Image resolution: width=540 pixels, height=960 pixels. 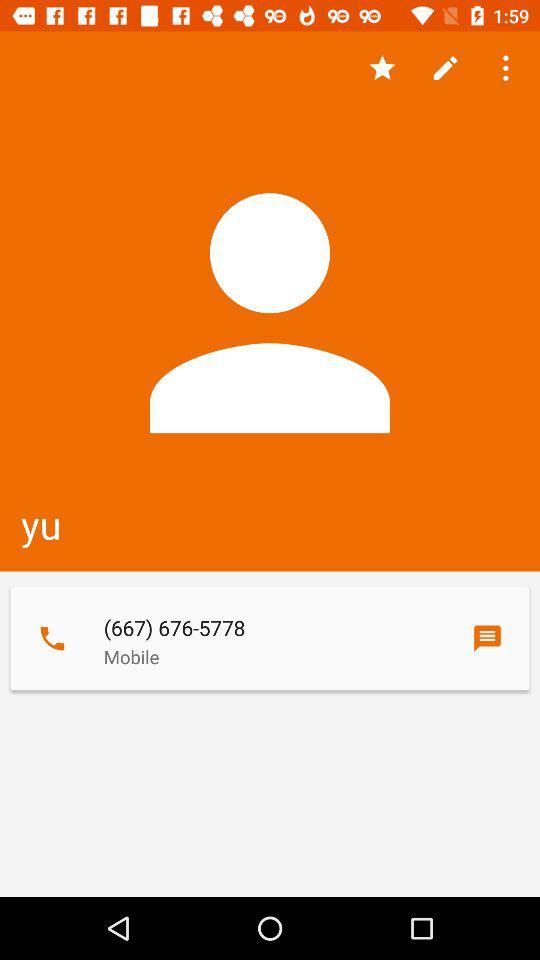 I want to click on item above the yu, so click(x=508, y=68).